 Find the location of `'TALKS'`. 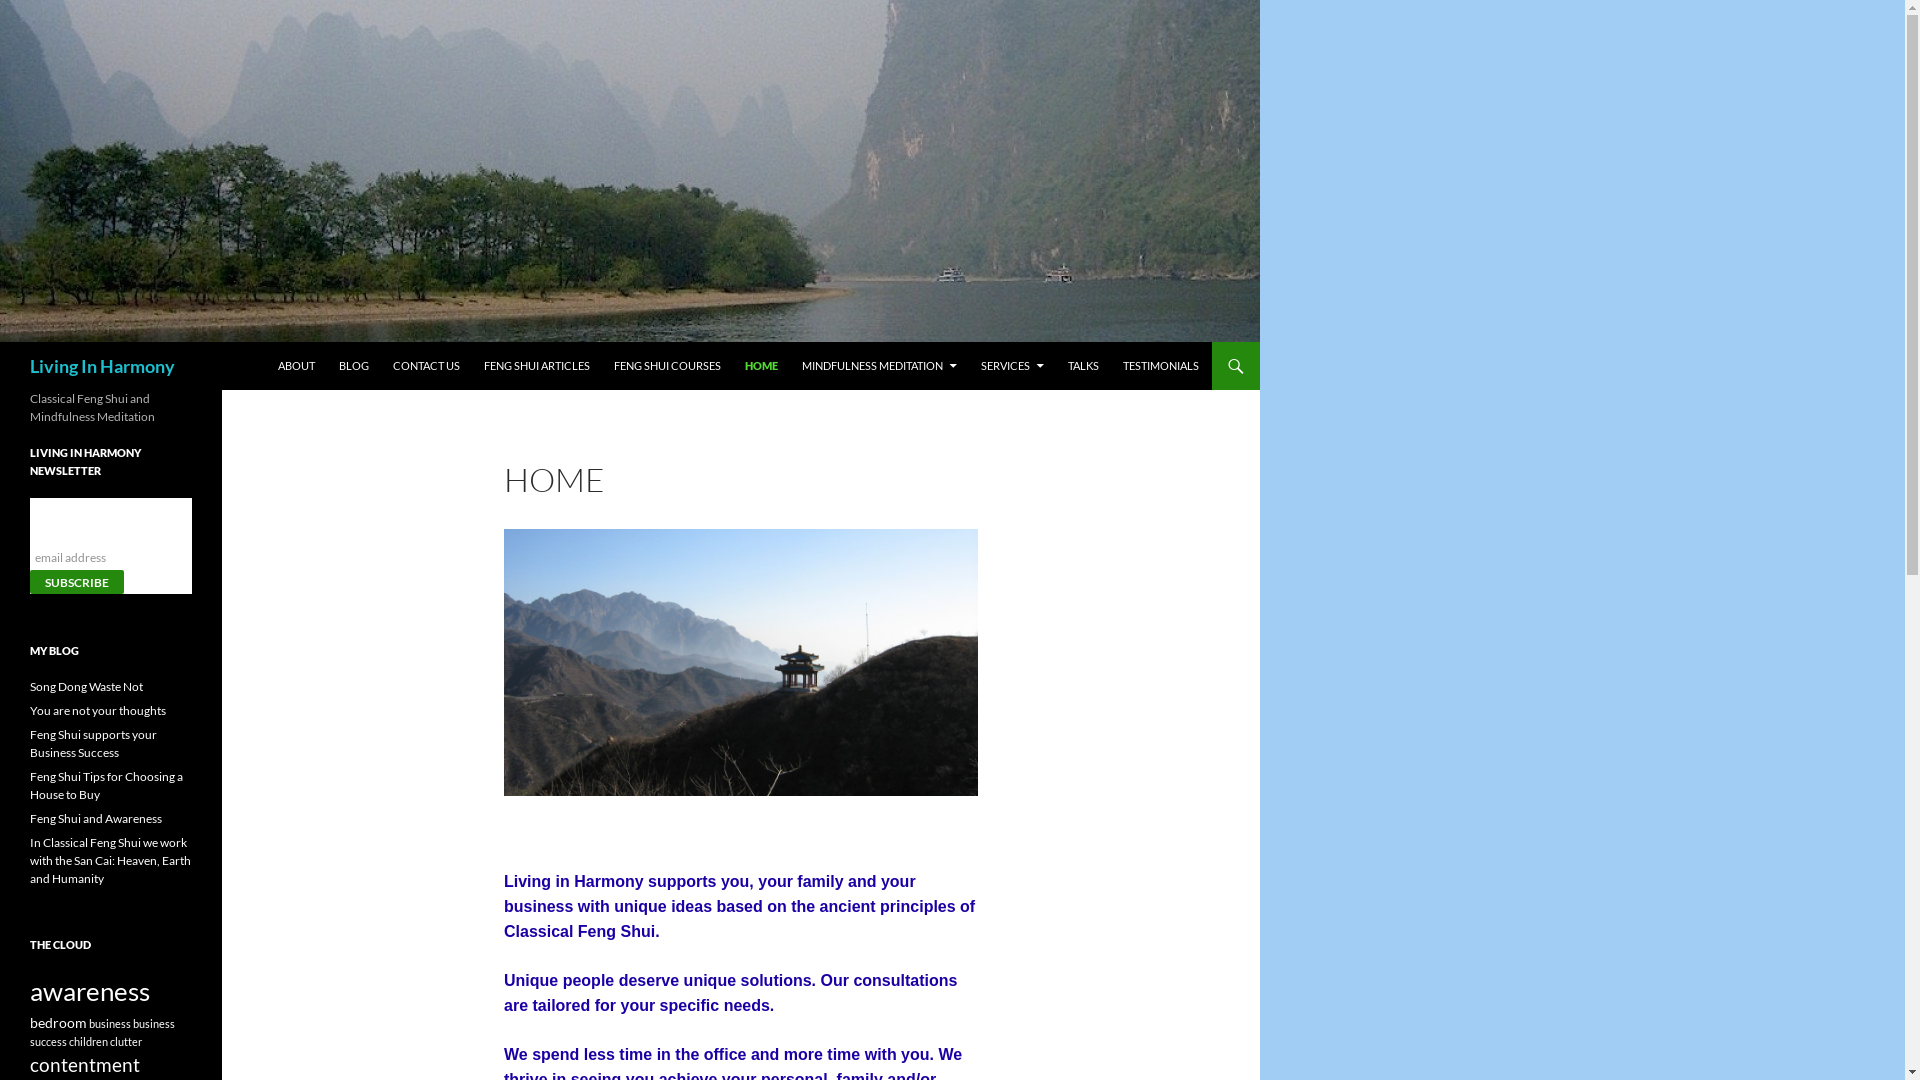

'TALKS' is located at coordinates (1082, 366).